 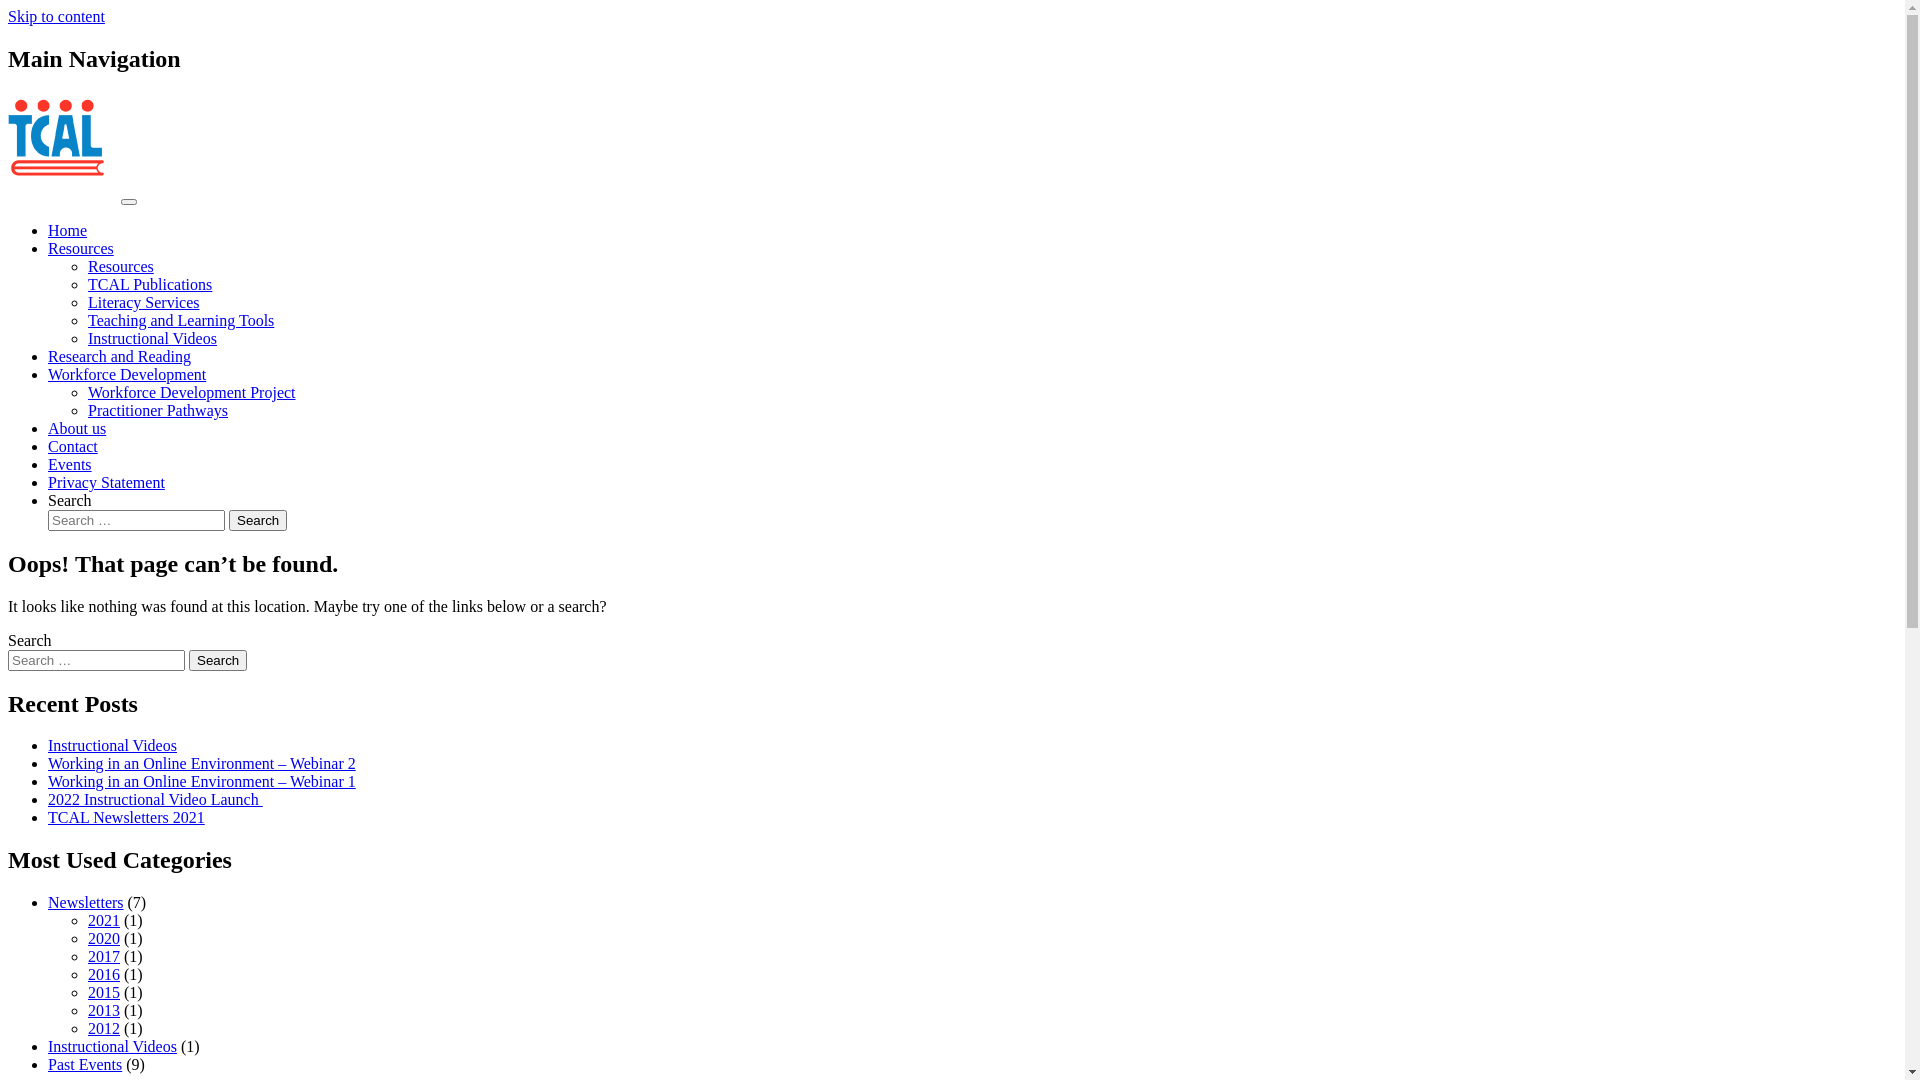 I want to click on 'Skip to content', so click(x=56, y=16).